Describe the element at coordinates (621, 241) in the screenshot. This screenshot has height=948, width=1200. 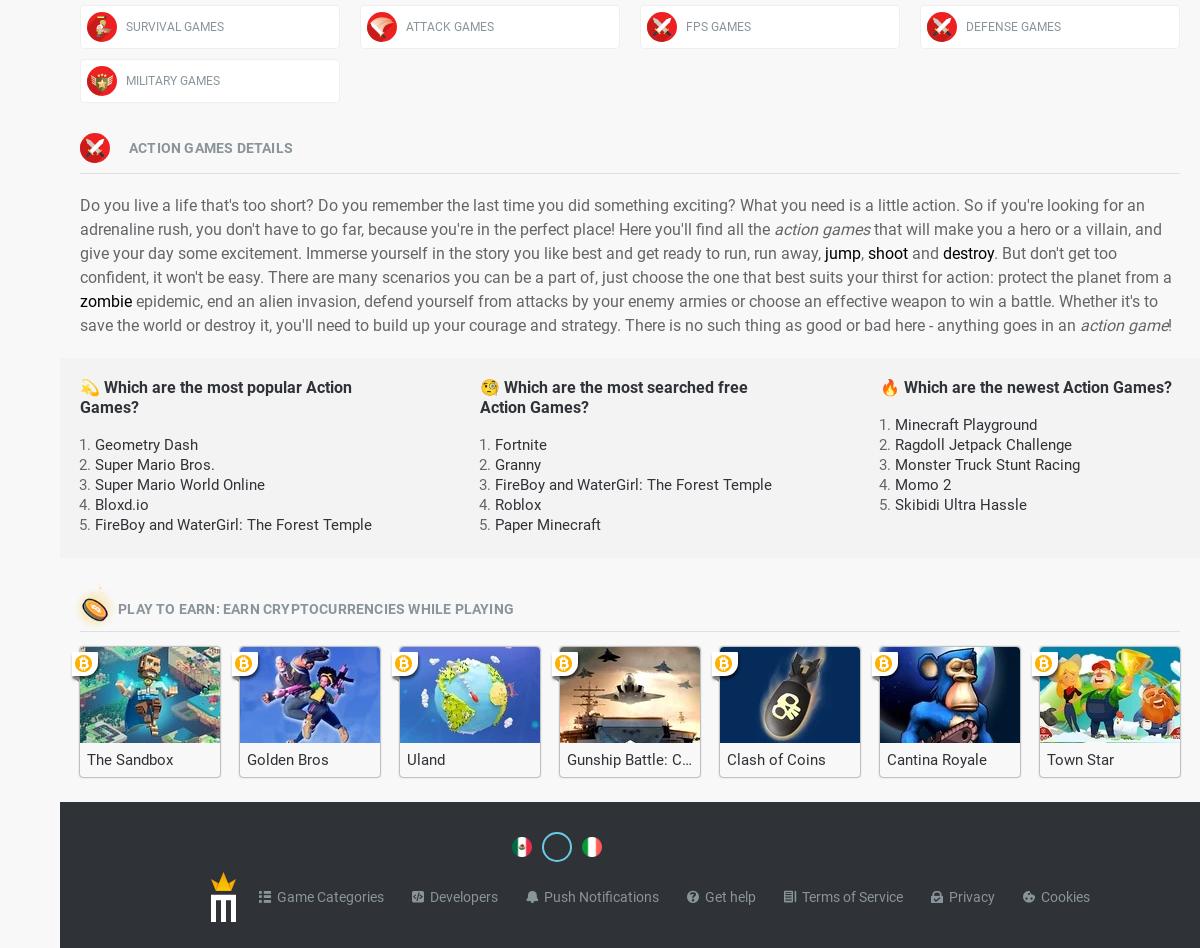
I see `'that will make you a hero or a villain, and give your day some excitement. Immerse yourself in the story you like best and get ready to run, run away,'` at that location.